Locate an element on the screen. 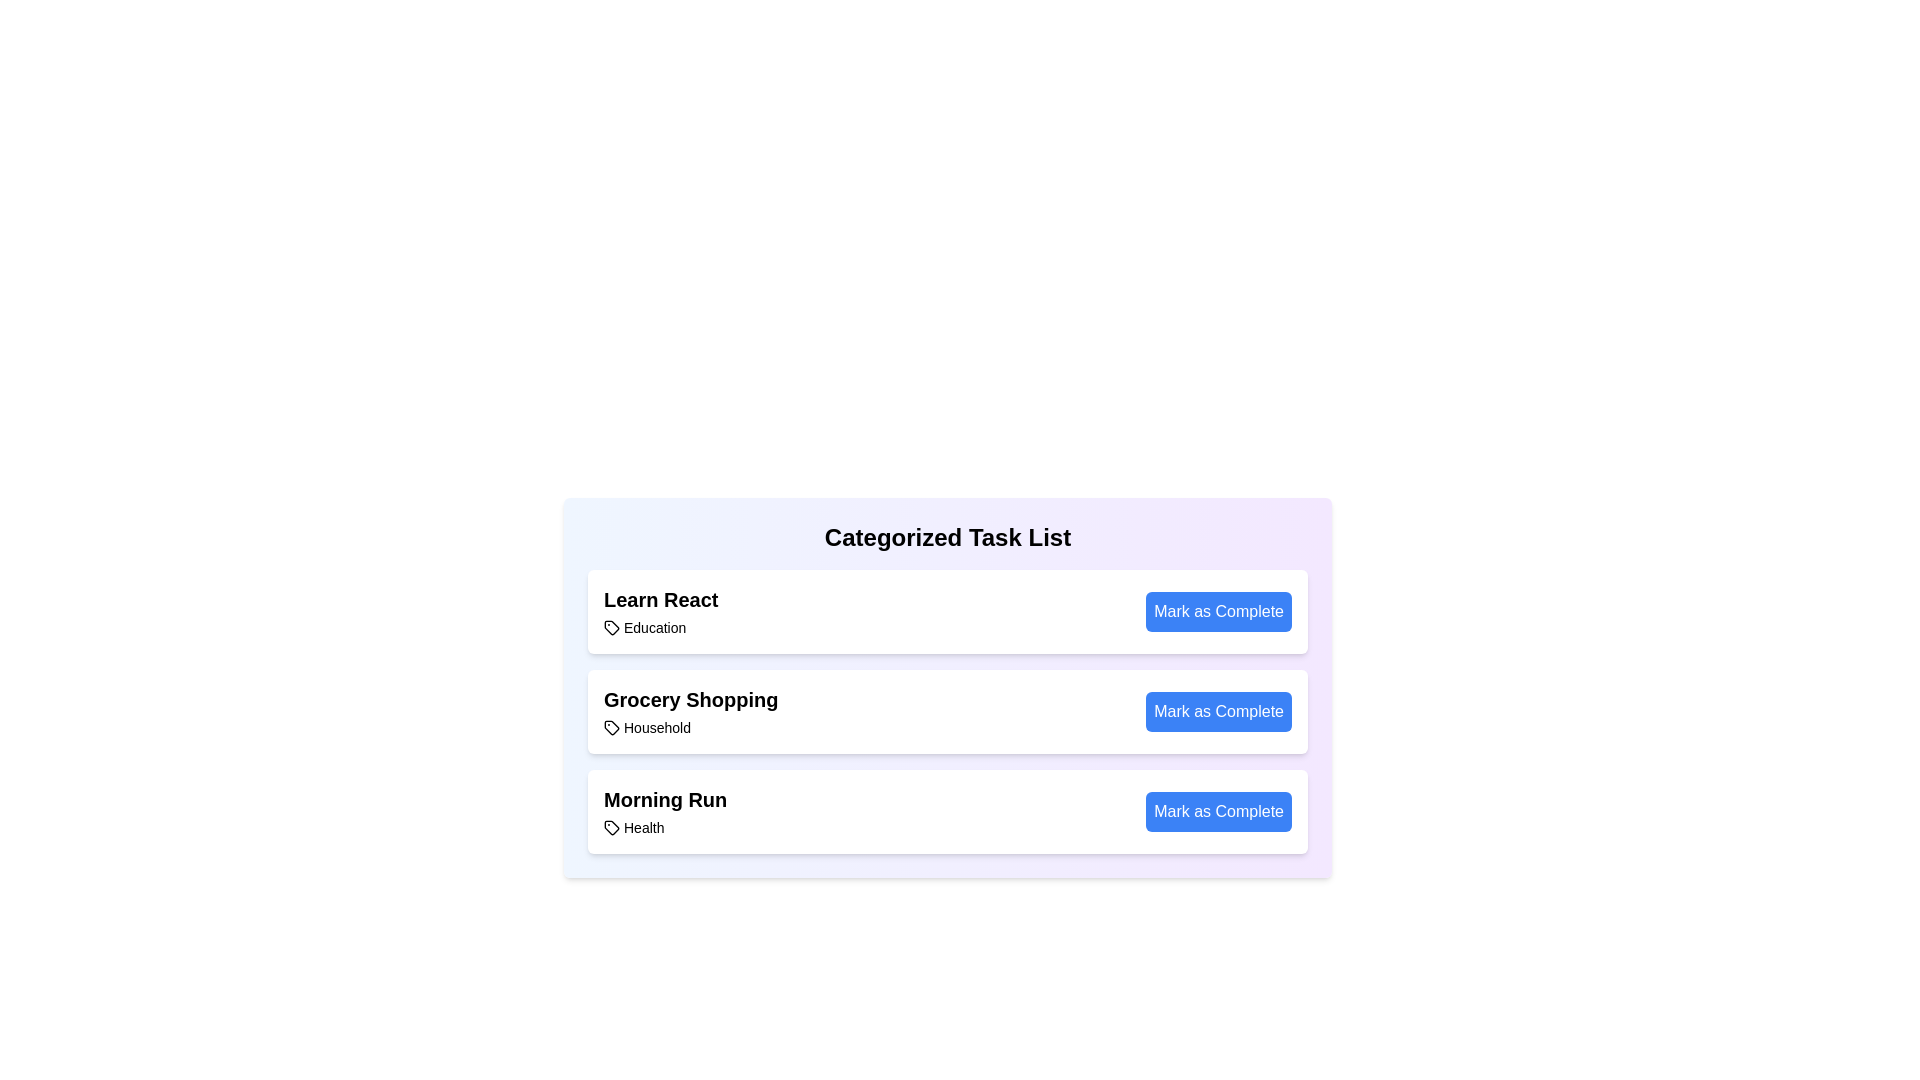 Image resolution: width=1920 pixels, height=1080 pixels. the header 'Categorized Task List' to reveal additional information is located at coordinates (947, 536).